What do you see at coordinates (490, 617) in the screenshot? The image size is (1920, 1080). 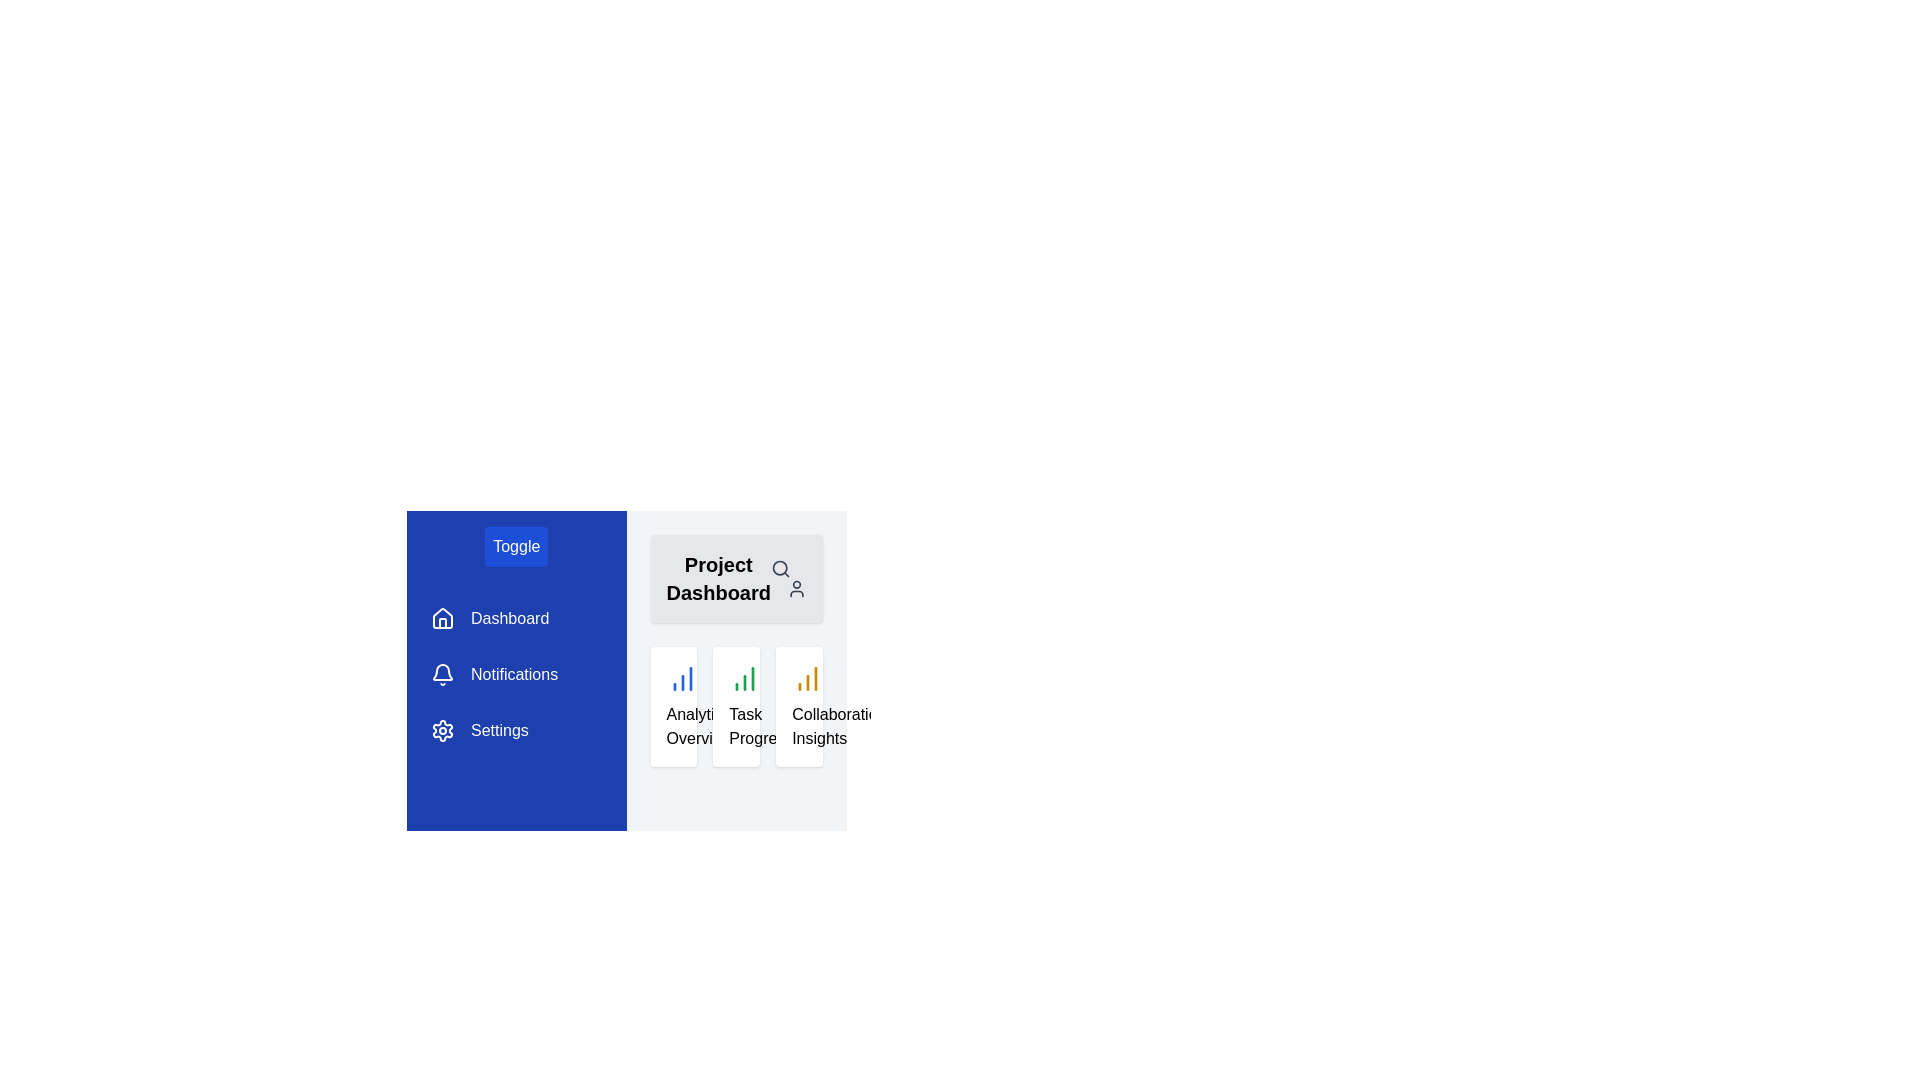 I see `the interactive navigation button for the 'Dashboard' section located at the top of the vertical navigation bar` at bounding box center [490, 617].